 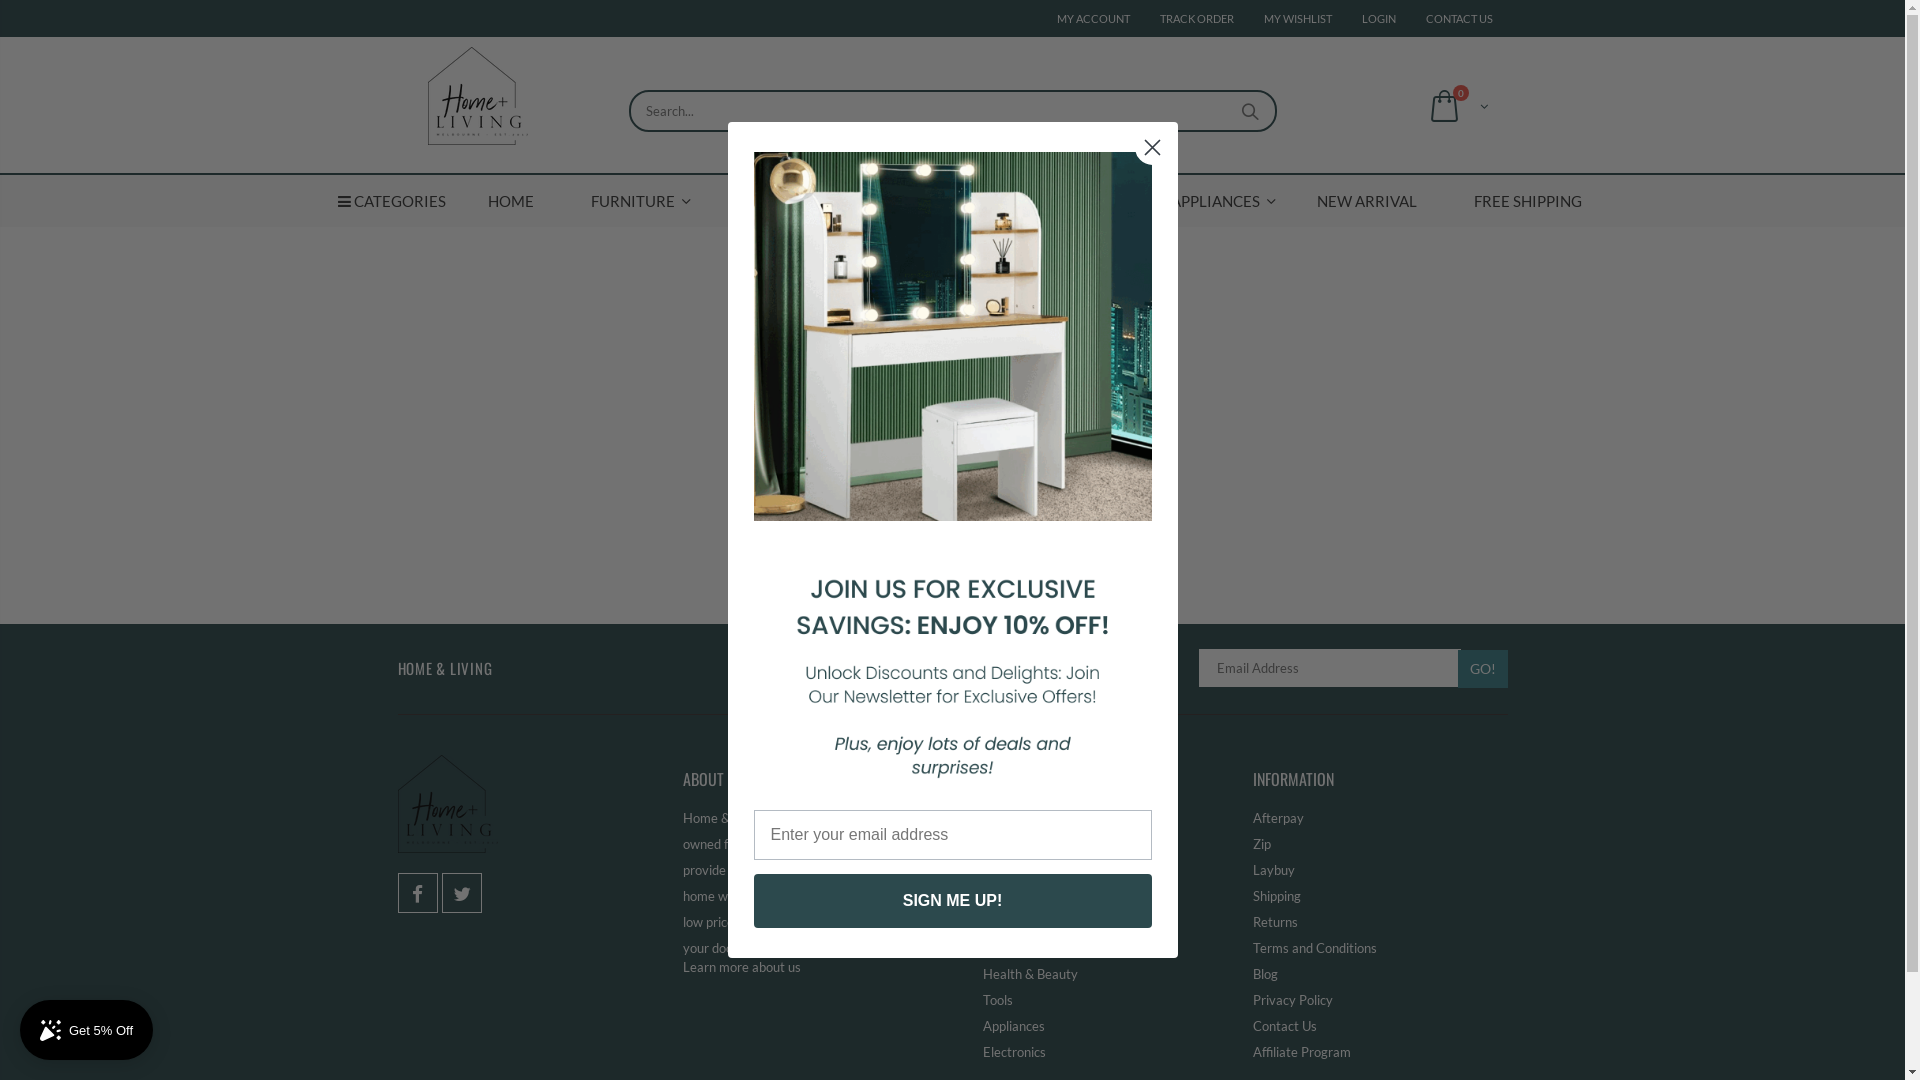 I want to click on 'Learn more about us', so click(x=739, y=966).